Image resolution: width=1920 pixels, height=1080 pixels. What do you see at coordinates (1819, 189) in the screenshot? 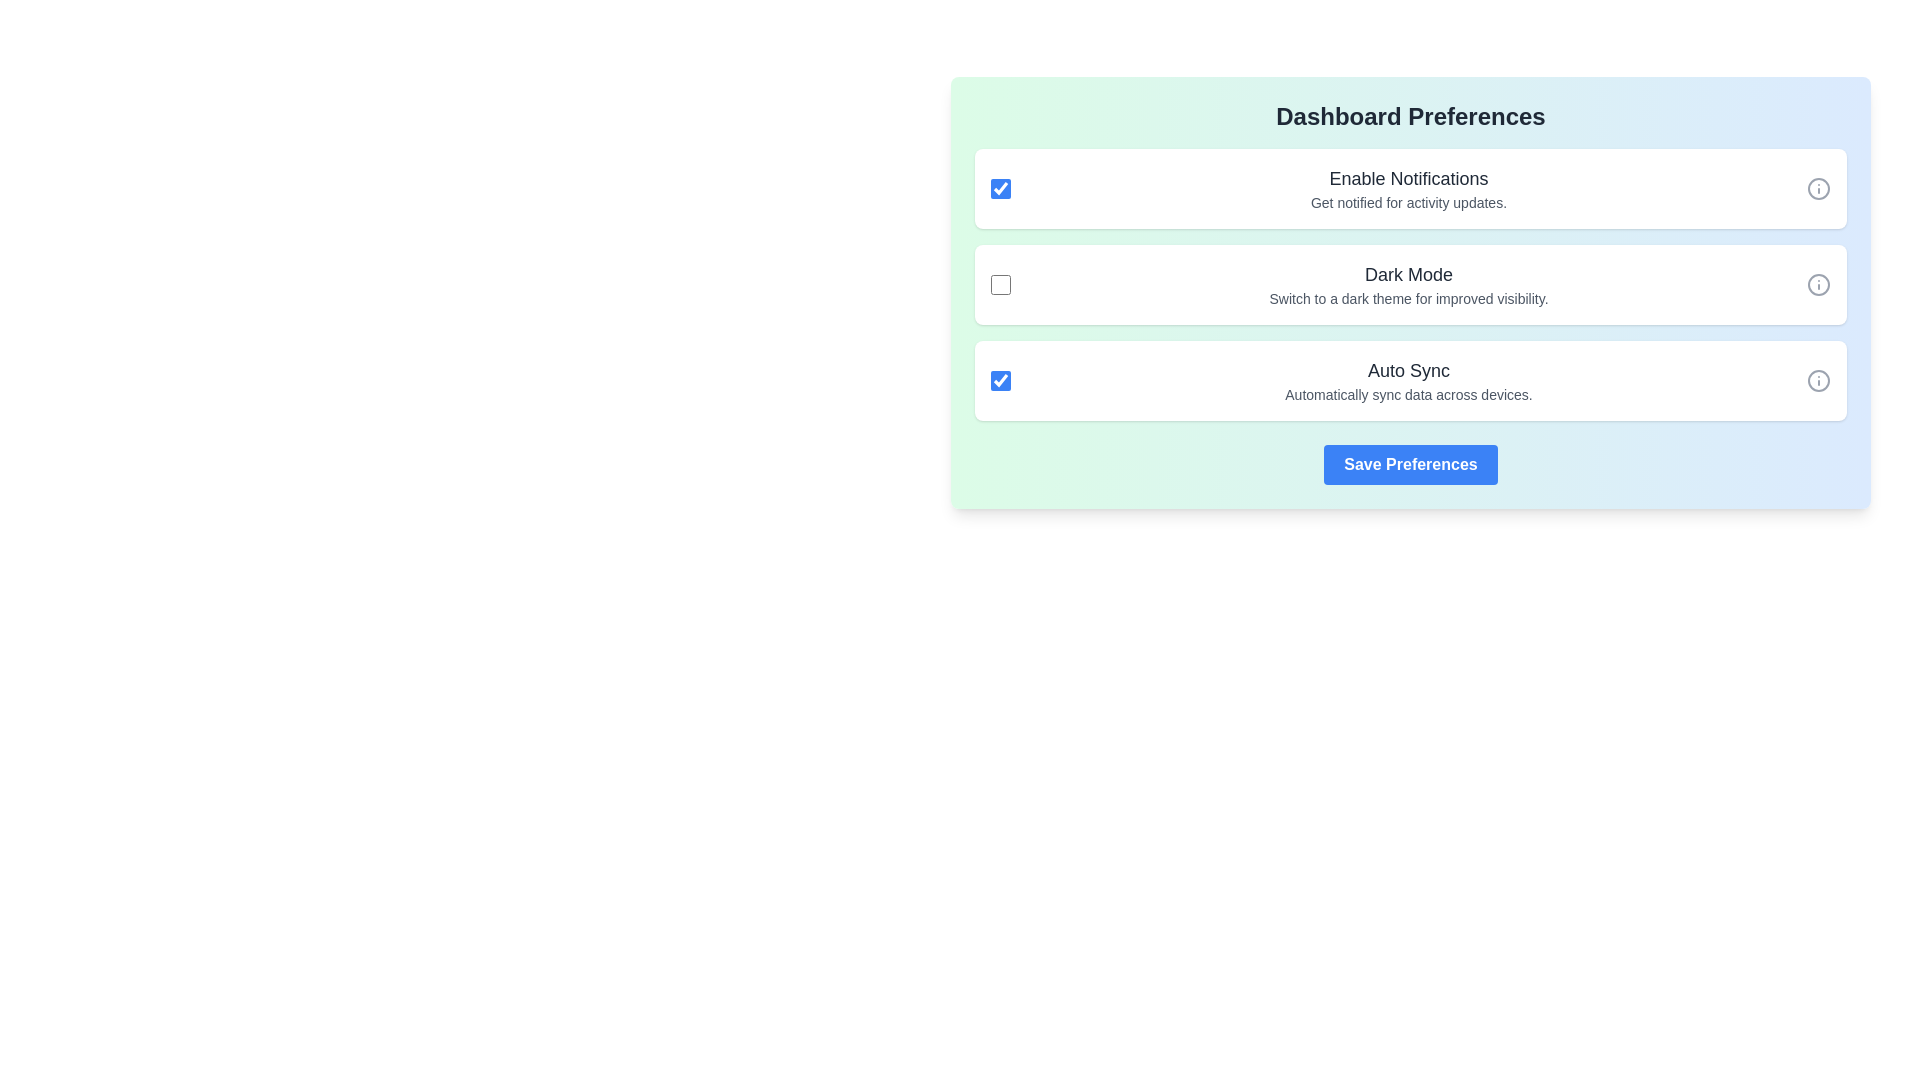
I see `the information icon to view additional details` at bounding box center [1819, 189].